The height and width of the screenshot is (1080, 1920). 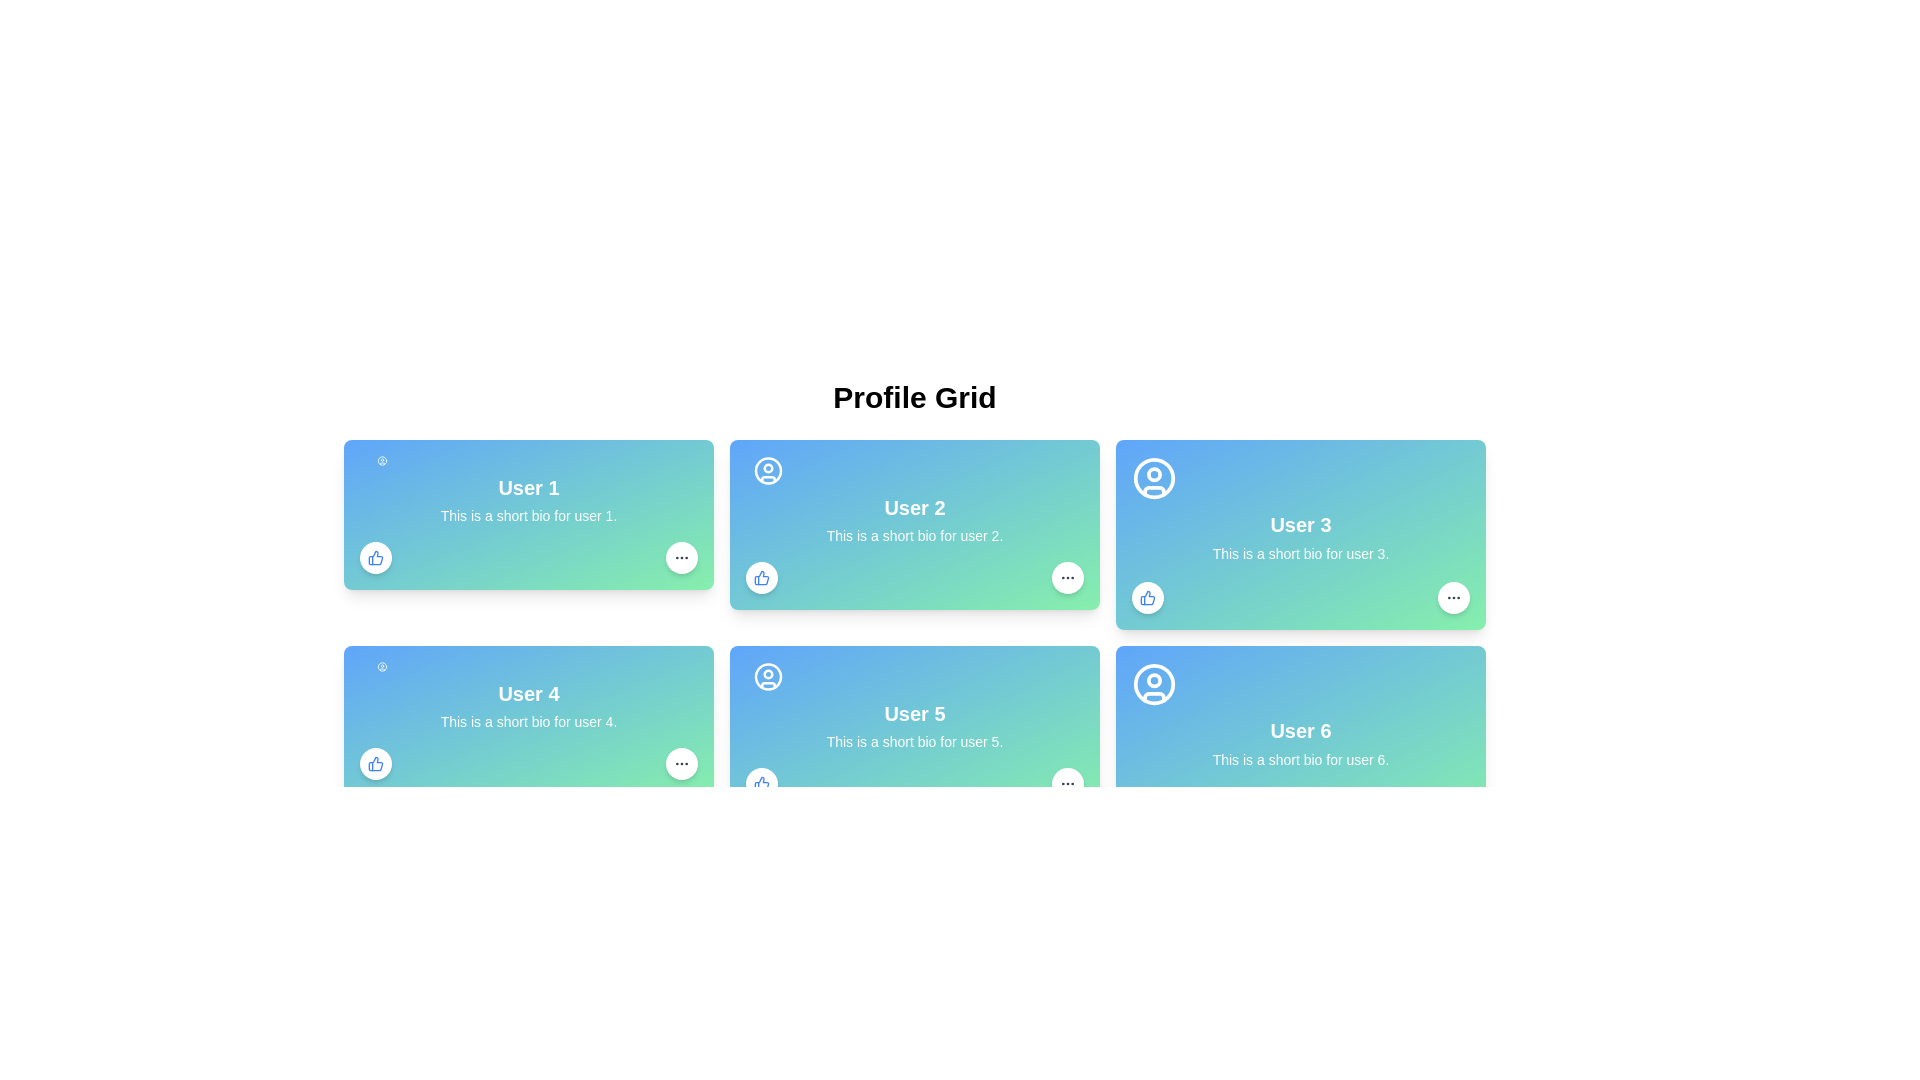 I want to click on the static text that reads 'This is a short bio for user 3.' which is styled with a small font size and located within the blue-to-green gradient card associated with 'User 3.', so click(x=1300, y=554).